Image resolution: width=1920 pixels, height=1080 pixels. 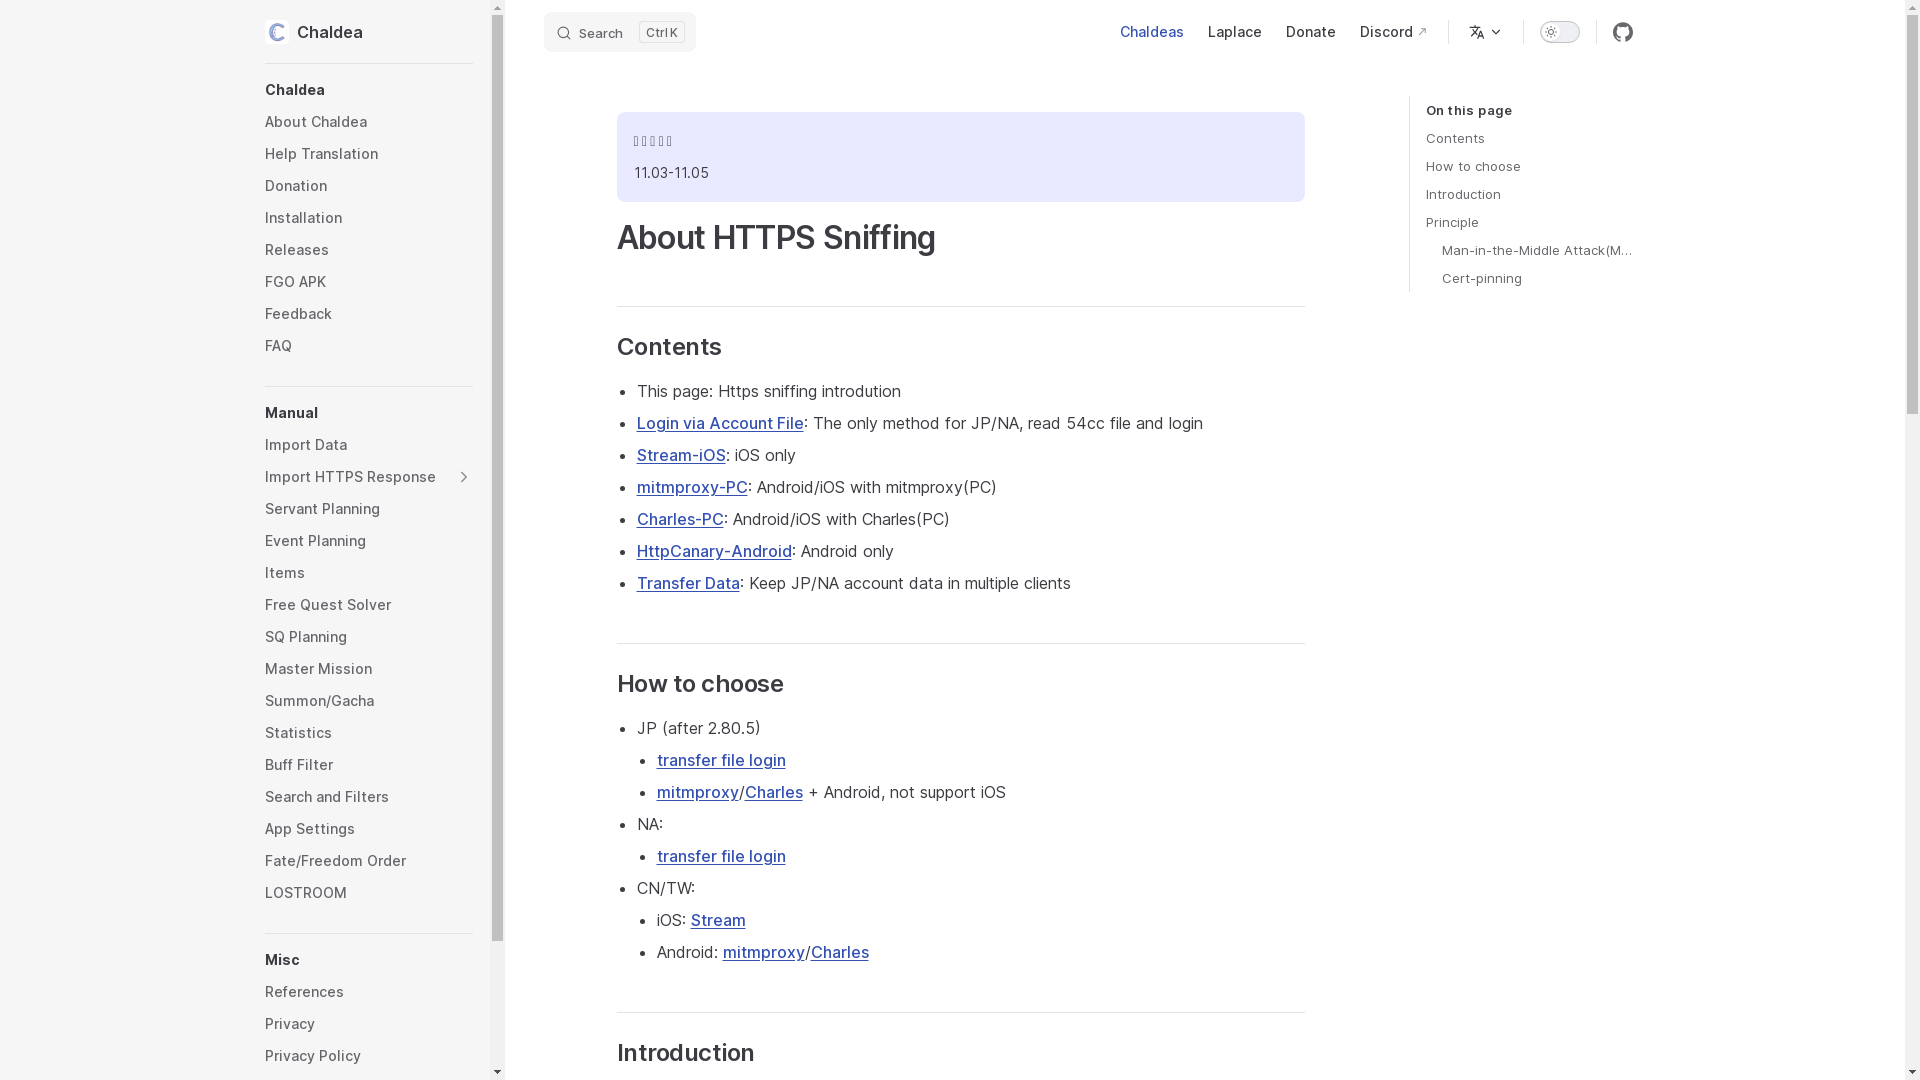 What do you see at coordinates (1310, 31) in the screenshot?
I see `'Donate'` at bounding box center [1310, 31].